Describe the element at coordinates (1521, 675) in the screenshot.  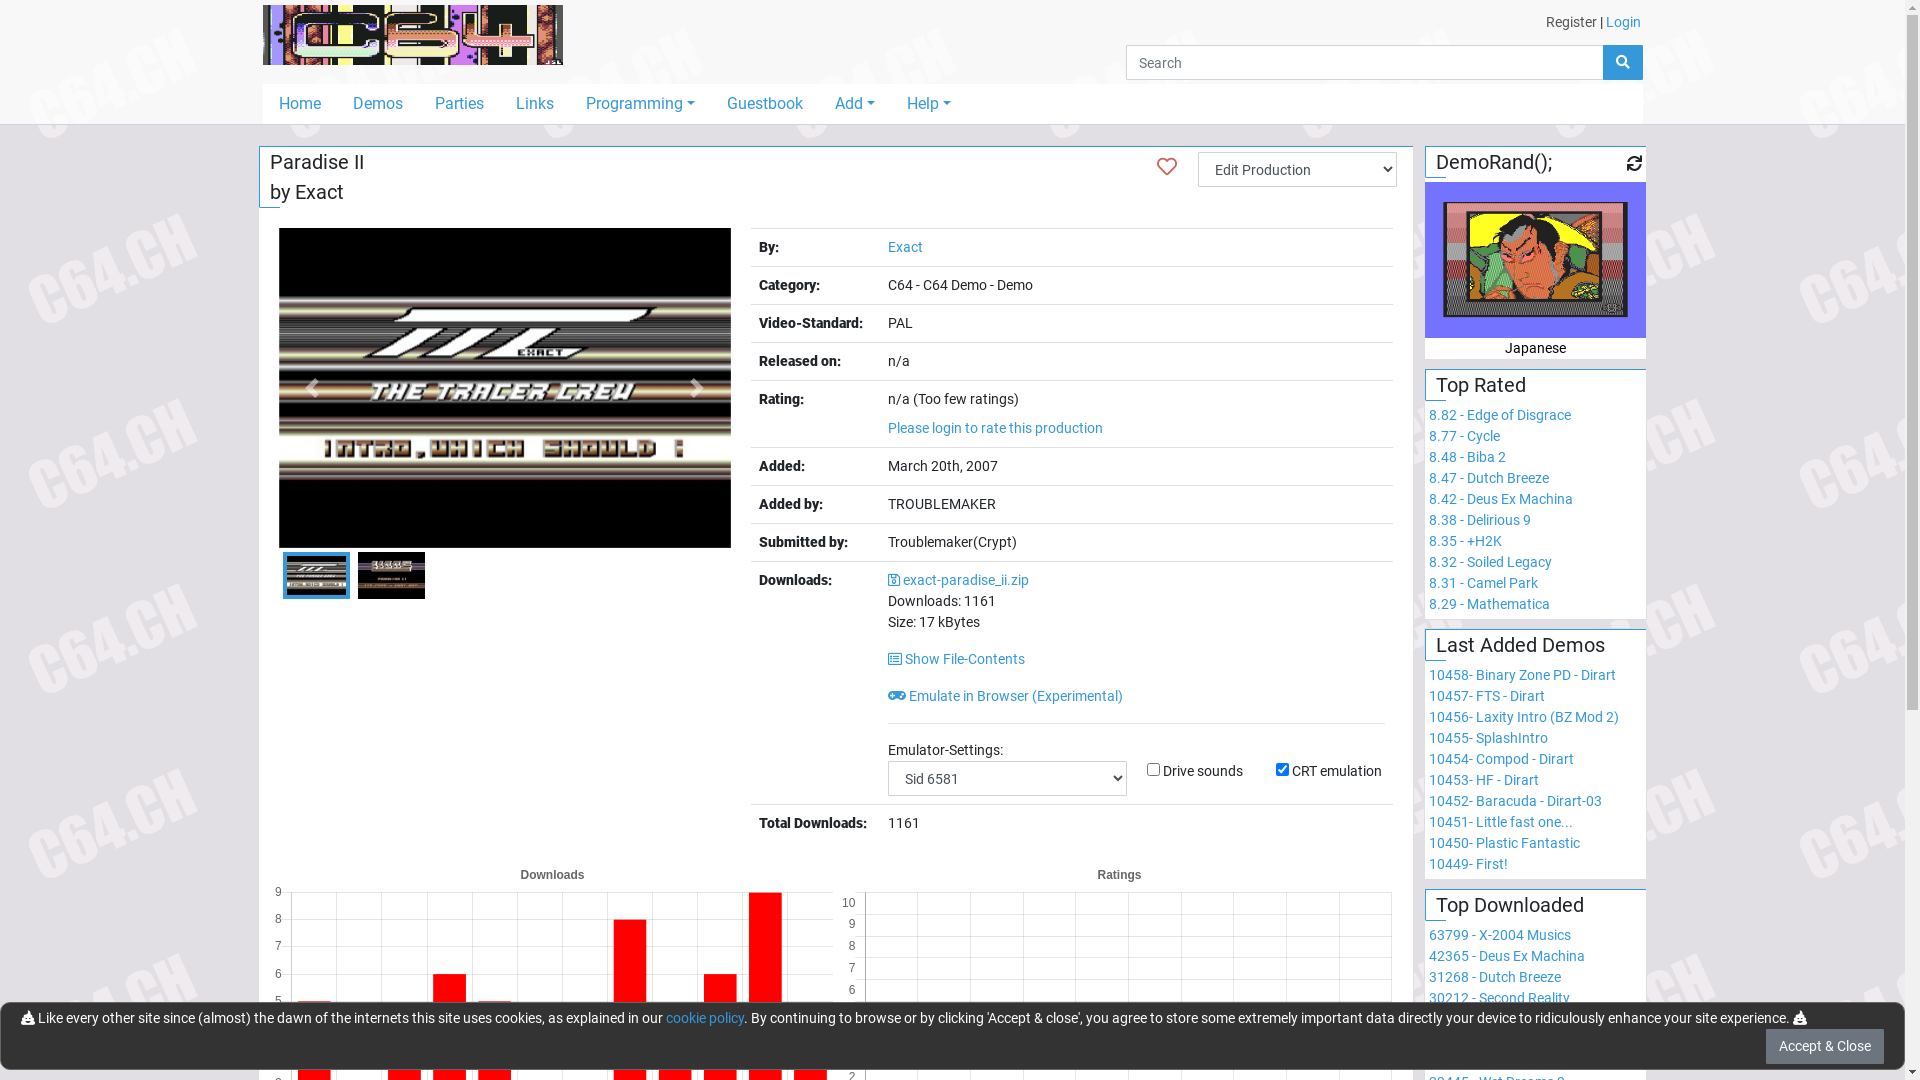
I see `'10458- Binary Zone PD - Dirart'` at that location.